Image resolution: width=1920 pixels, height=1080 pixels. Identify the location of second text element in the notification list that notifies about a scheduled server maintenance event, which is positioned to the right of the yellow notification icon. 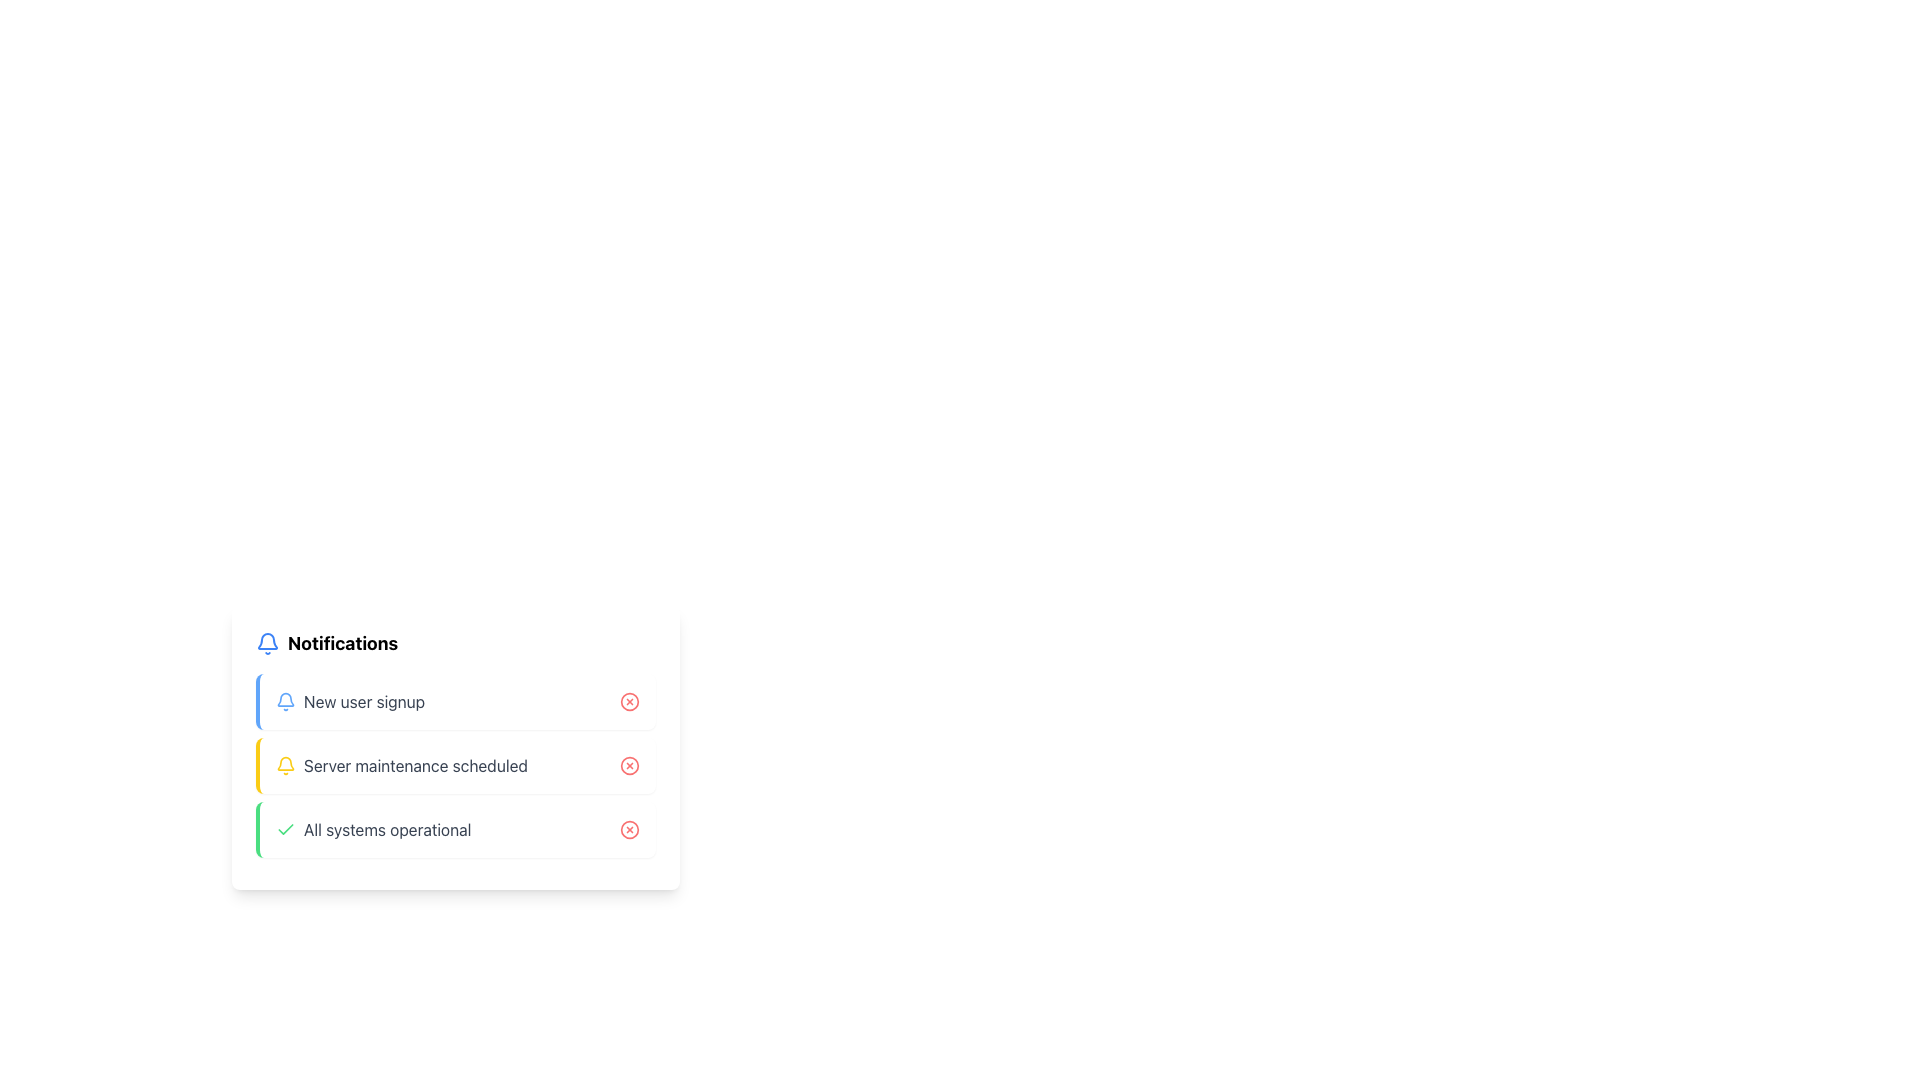
(414, 765).